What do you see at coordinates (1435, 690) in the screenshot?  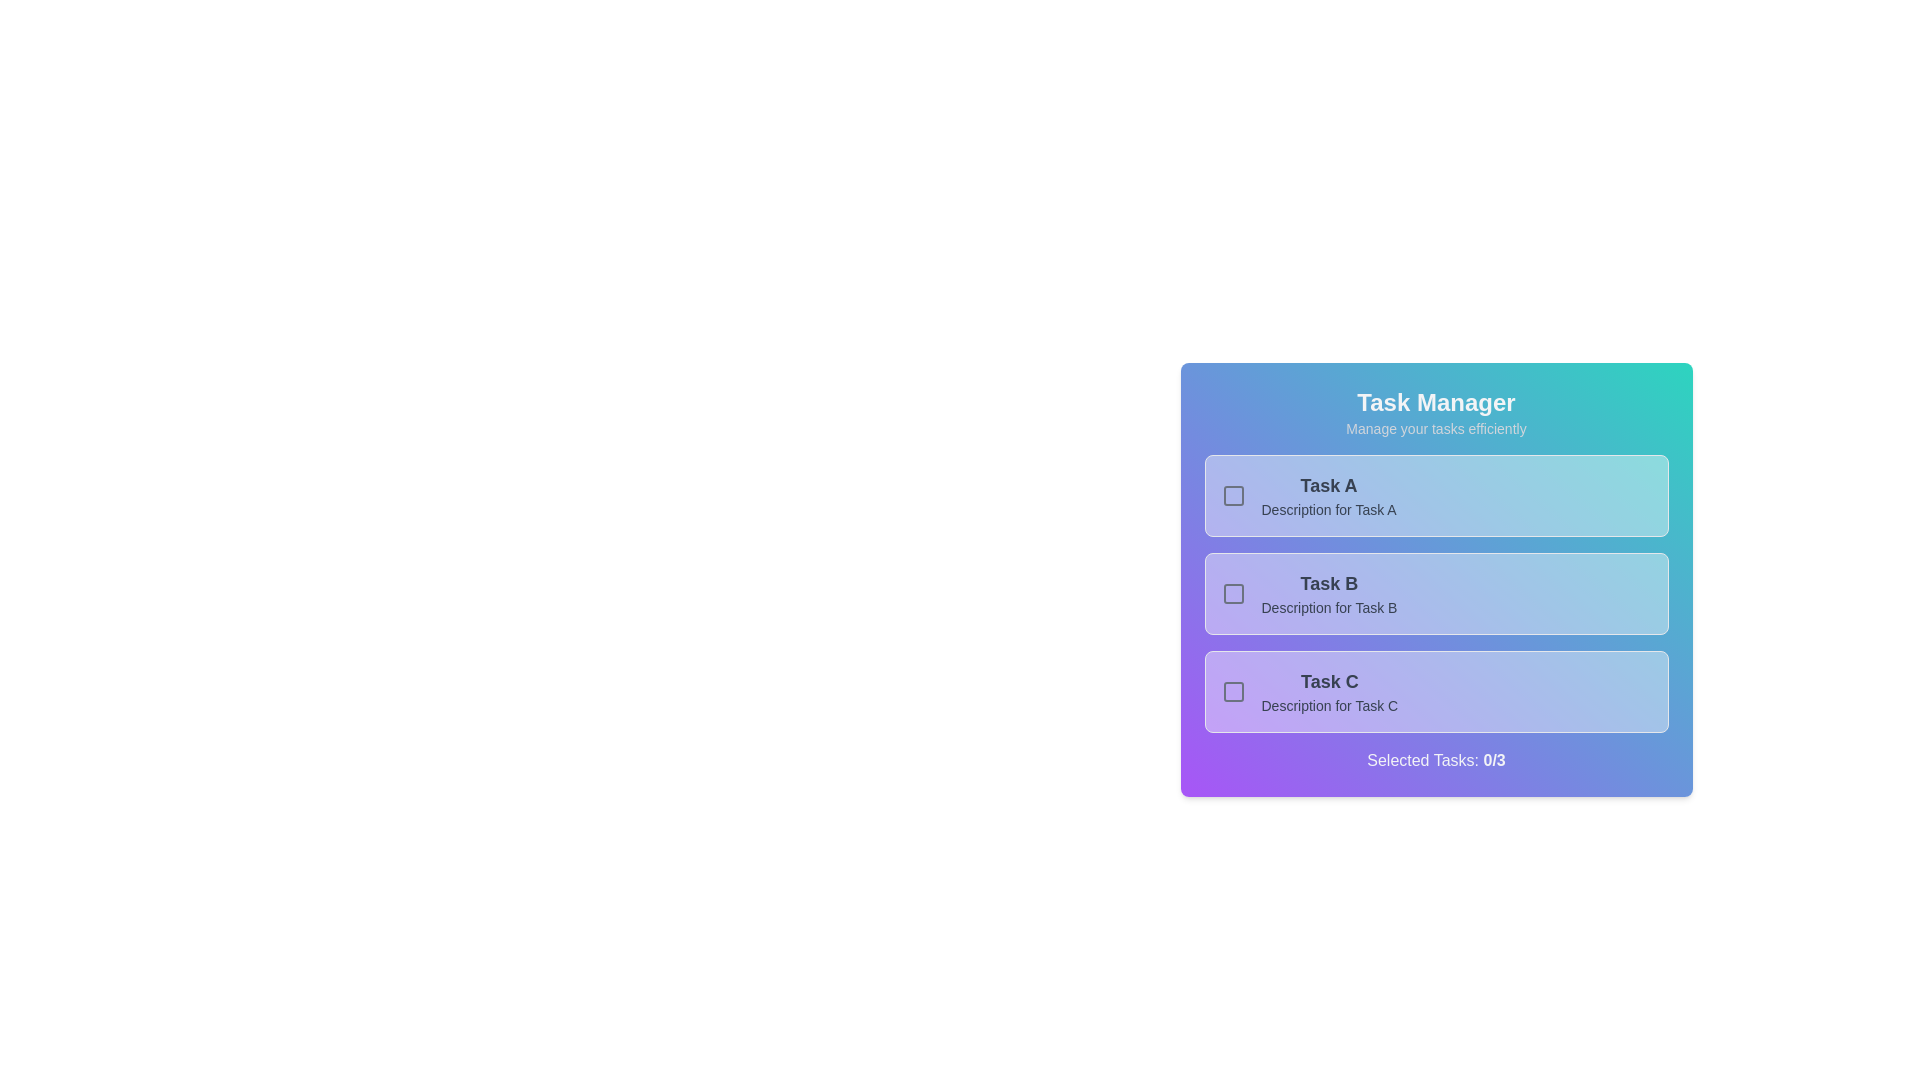 I see `the task card corresponding to 3` at bounding box center [1435, 690].